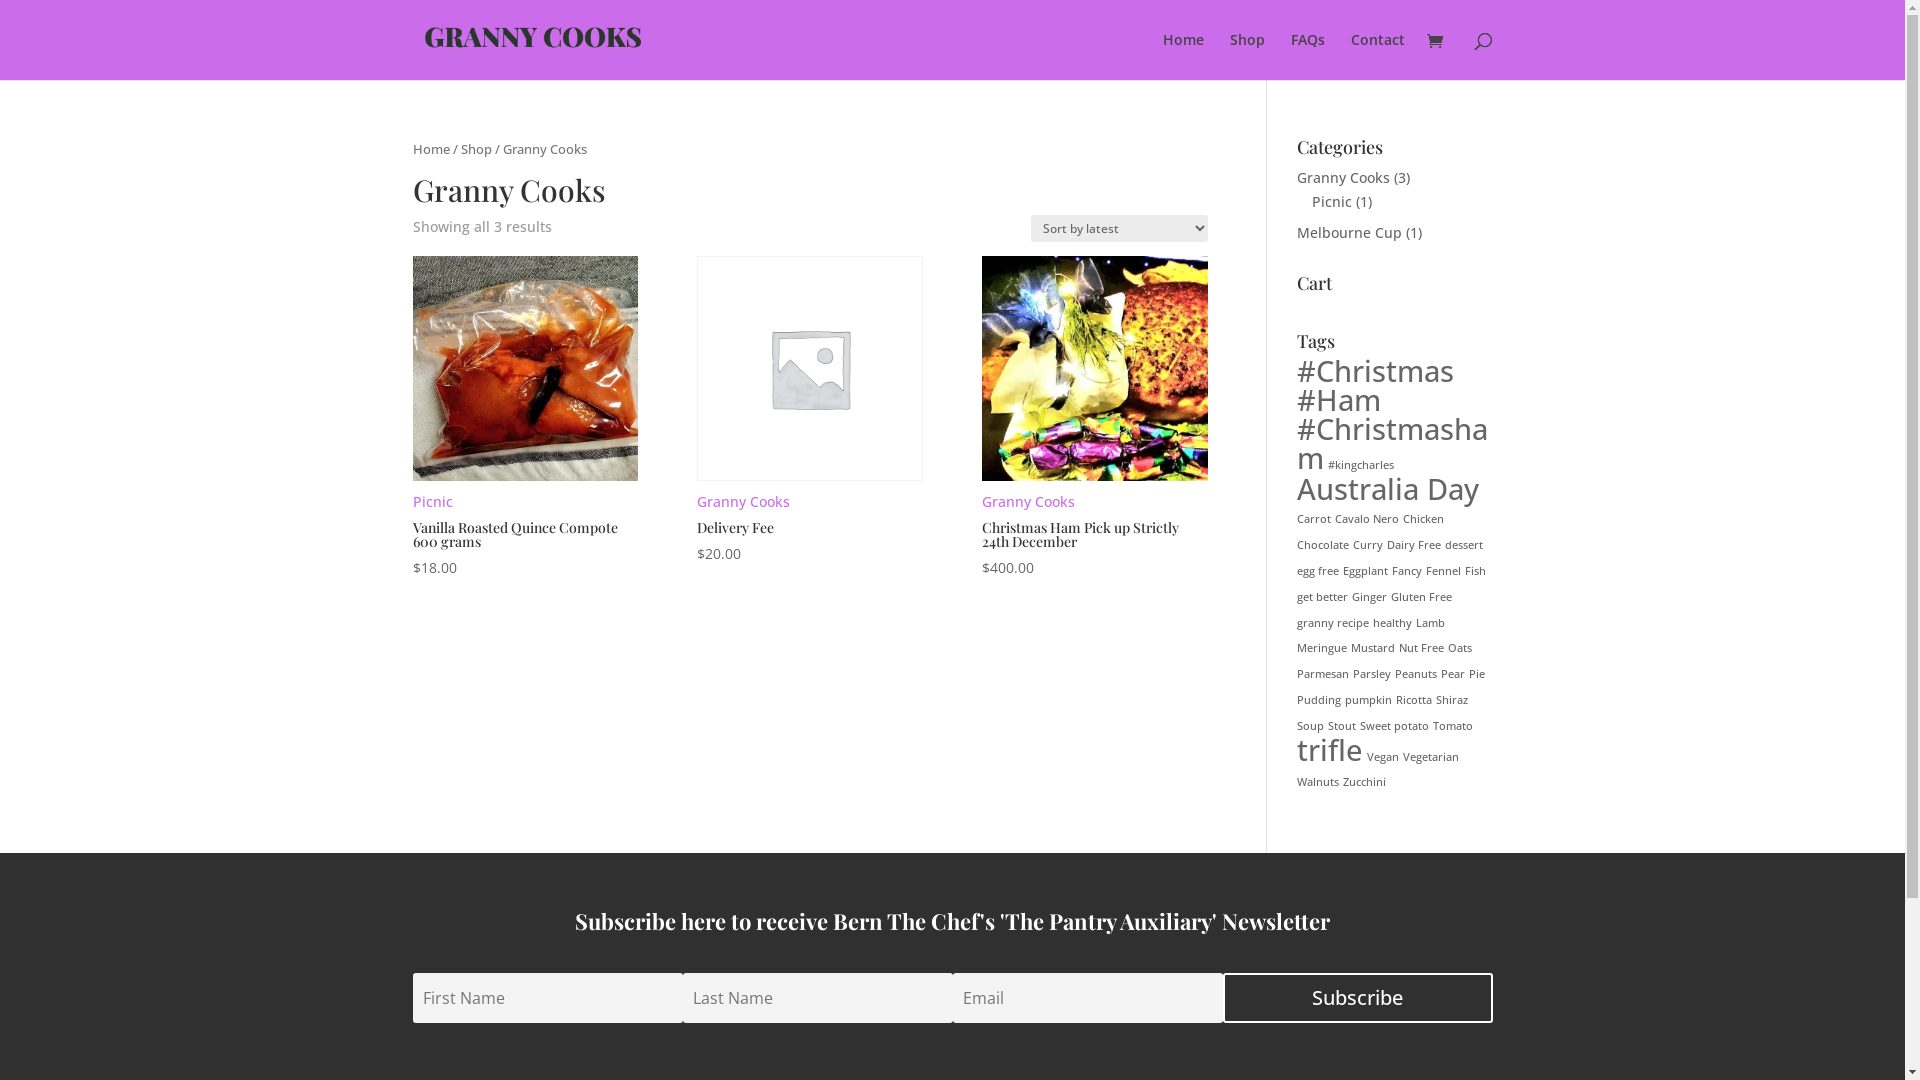  What do you see at coordinates (1323, 674) in the screenshot?
I see `'Parmesan'` at bounding box center [1323, 674].